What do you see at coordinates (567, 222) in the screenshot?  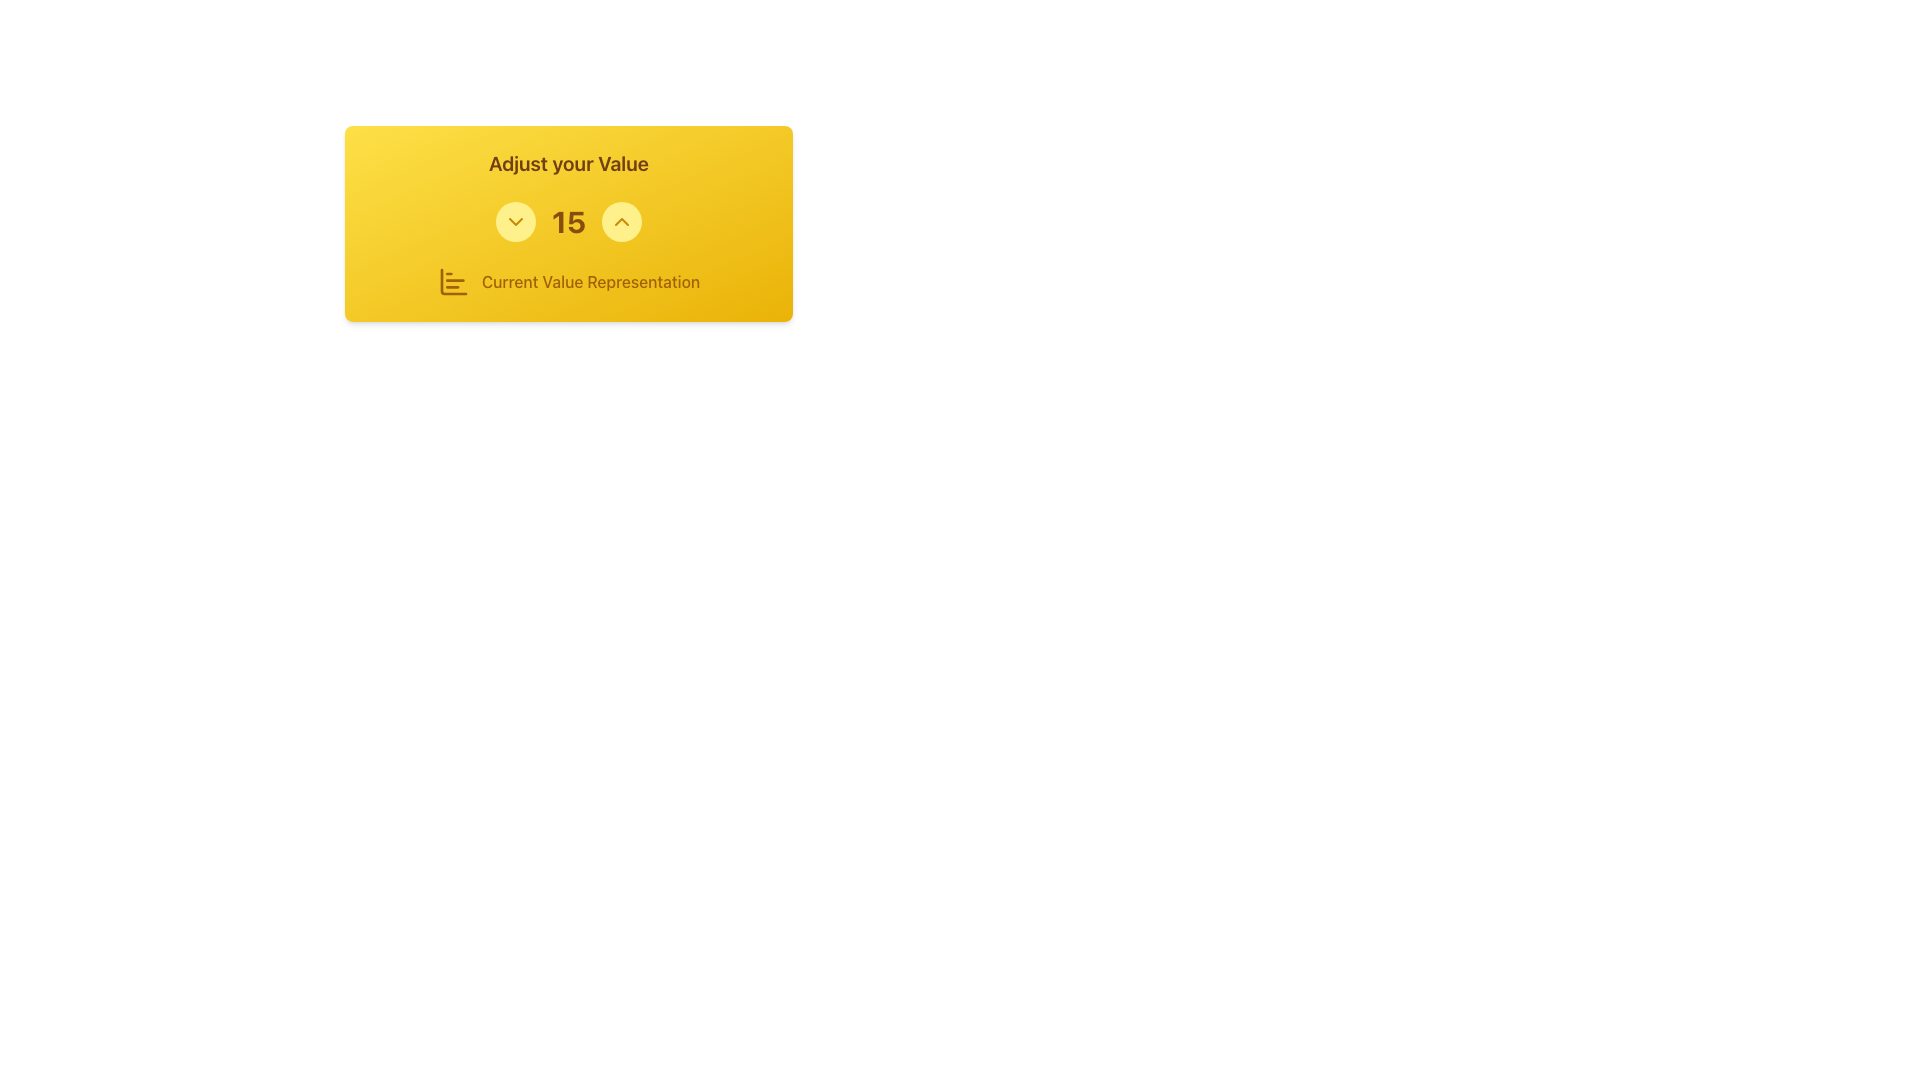 I see `the bold numeric value '15' displayed in a large font size and vibrant yellow color, located centrally within the yellow gradient card titled 'Adjust your Value'` at bounding box center [567, 222].